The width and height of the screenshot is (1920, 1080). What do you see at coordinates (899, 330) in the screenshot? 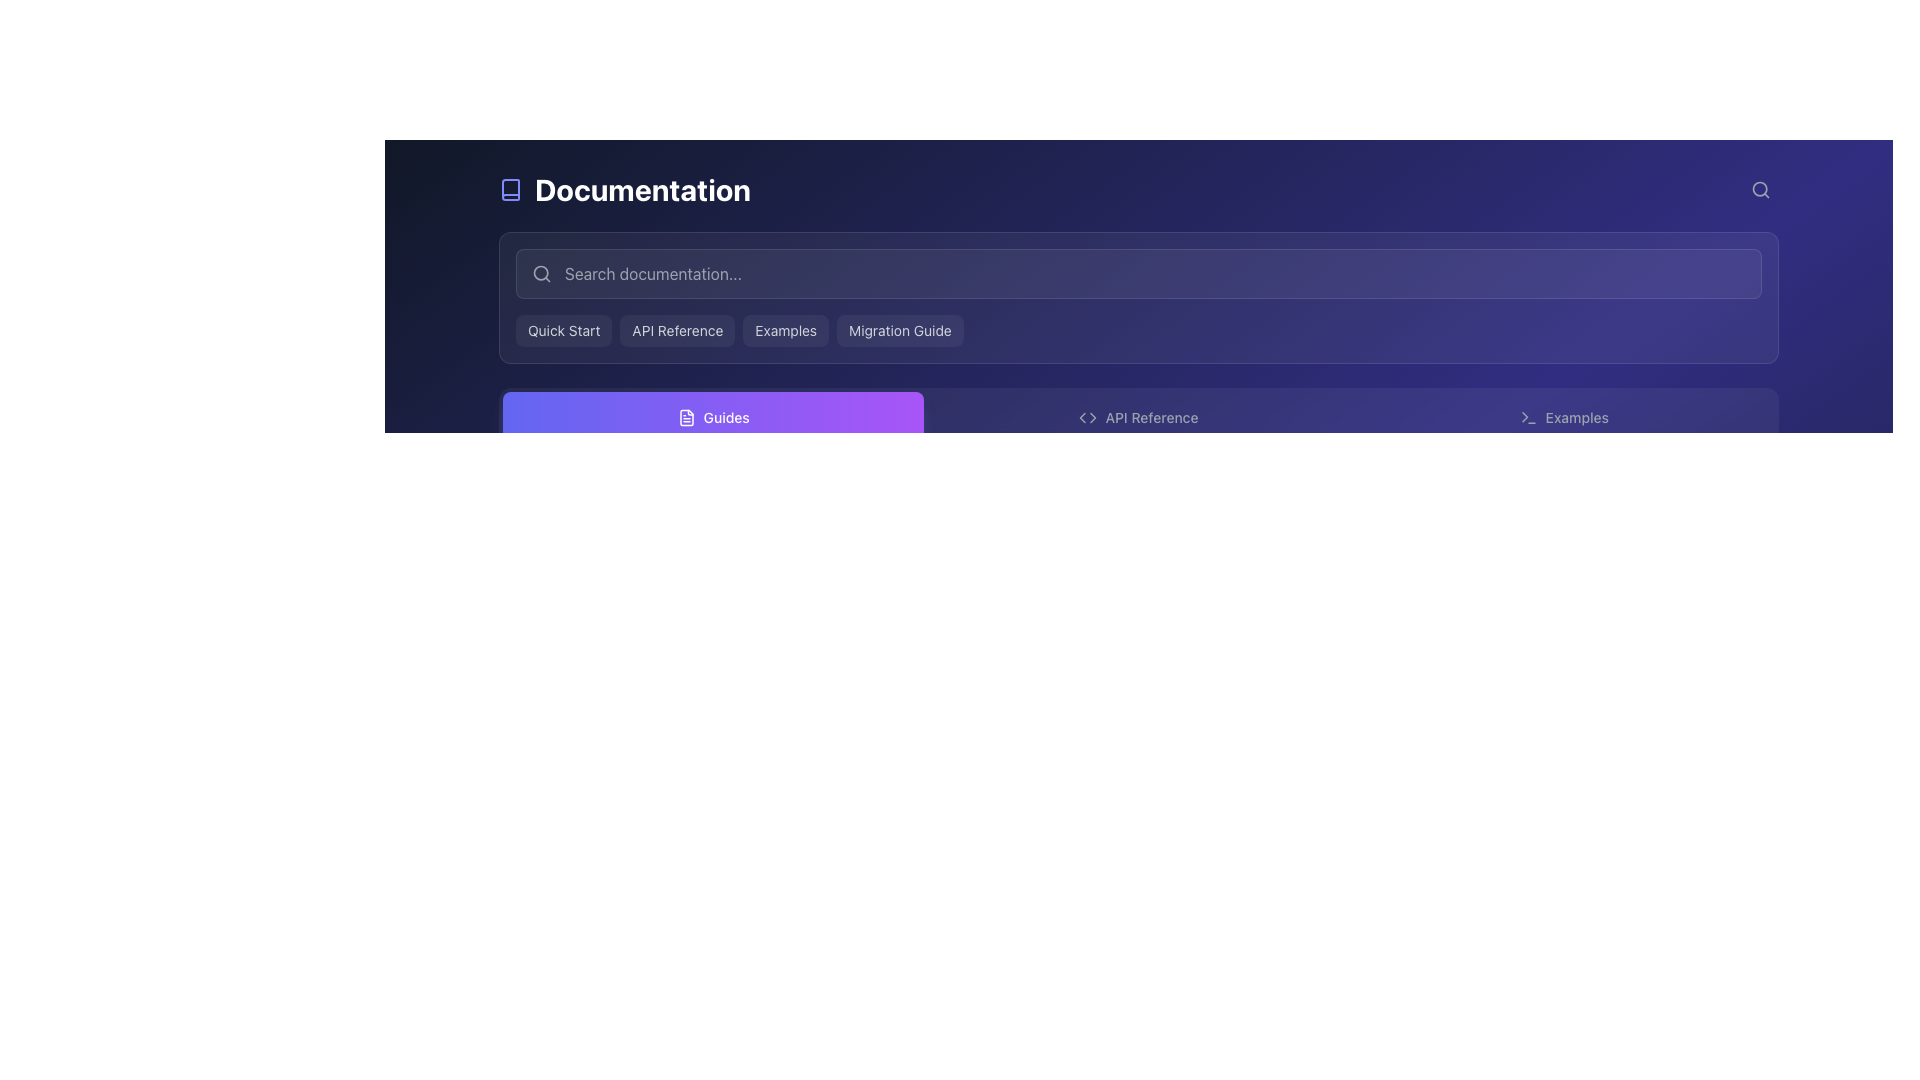
I see `the fourth button in the horizontal row` at bounding box center [899, 330].